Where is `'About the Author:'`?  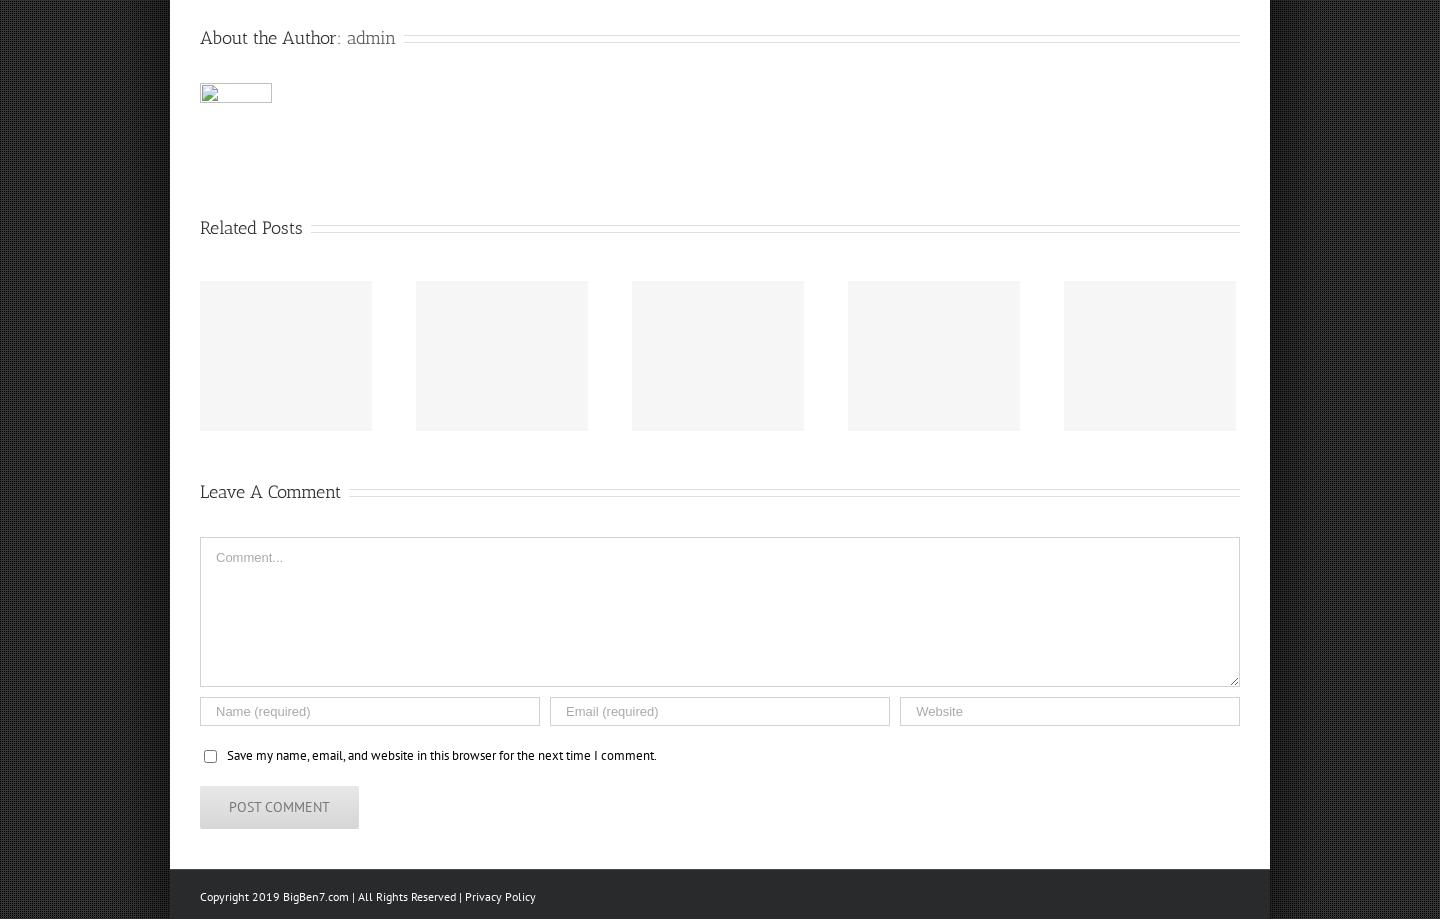
'About the Author:' is located at coordinates (272, 37).